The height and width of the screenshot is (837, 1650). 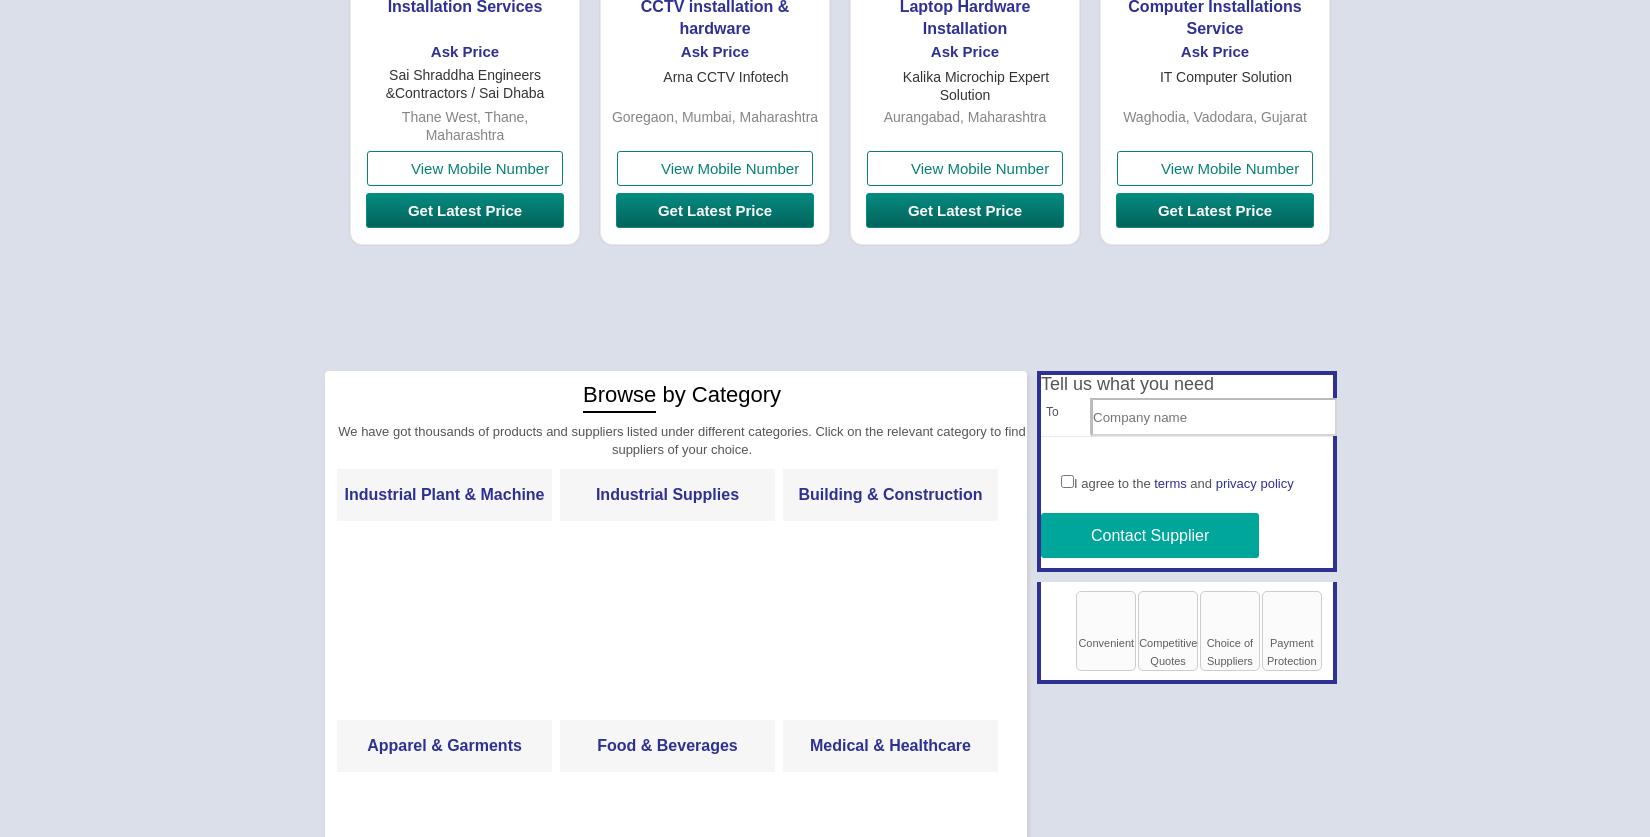 I want to click on 'To', so click(x=1052, y=411).